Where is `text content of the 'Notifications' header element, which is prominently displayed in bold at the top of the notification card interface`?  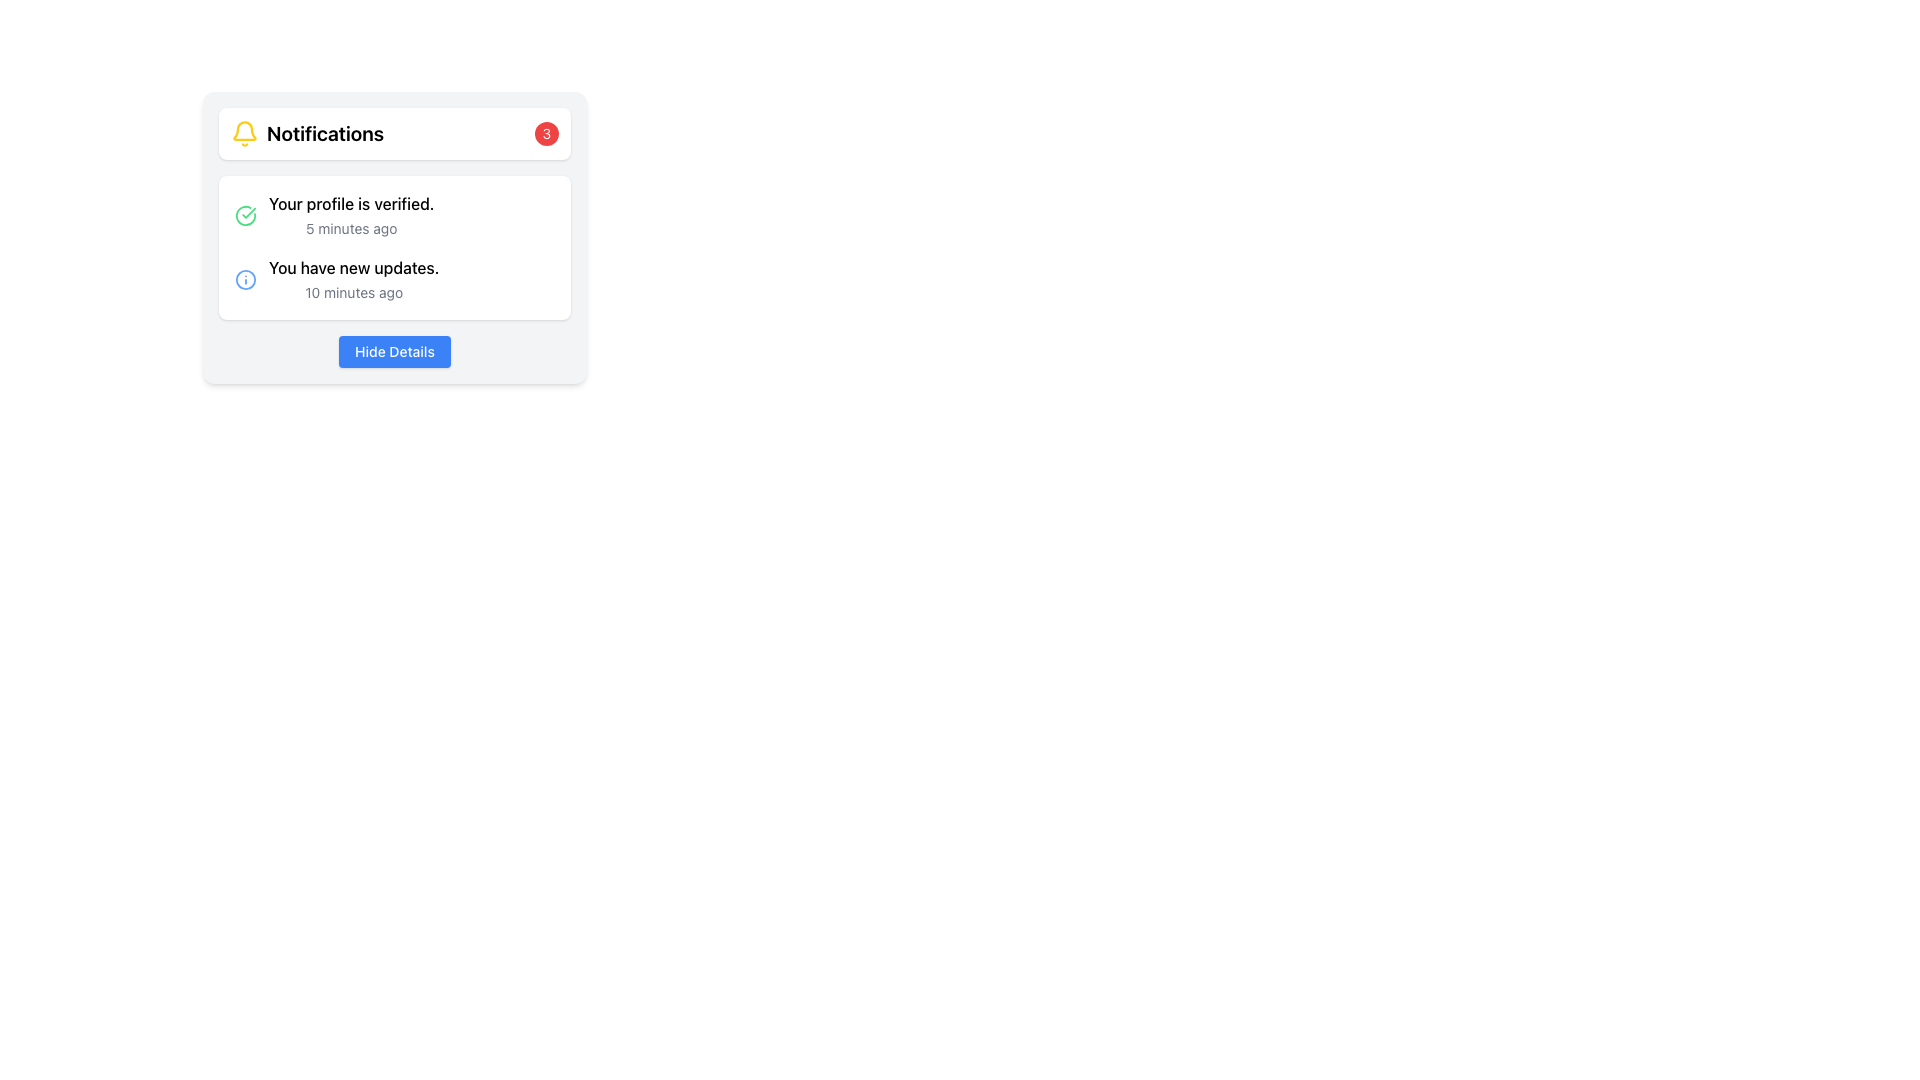 text content of the 'Notifications' header element, which is prominently displayed in bold at the top of the notification card interface is located at coordinates (325, 134).